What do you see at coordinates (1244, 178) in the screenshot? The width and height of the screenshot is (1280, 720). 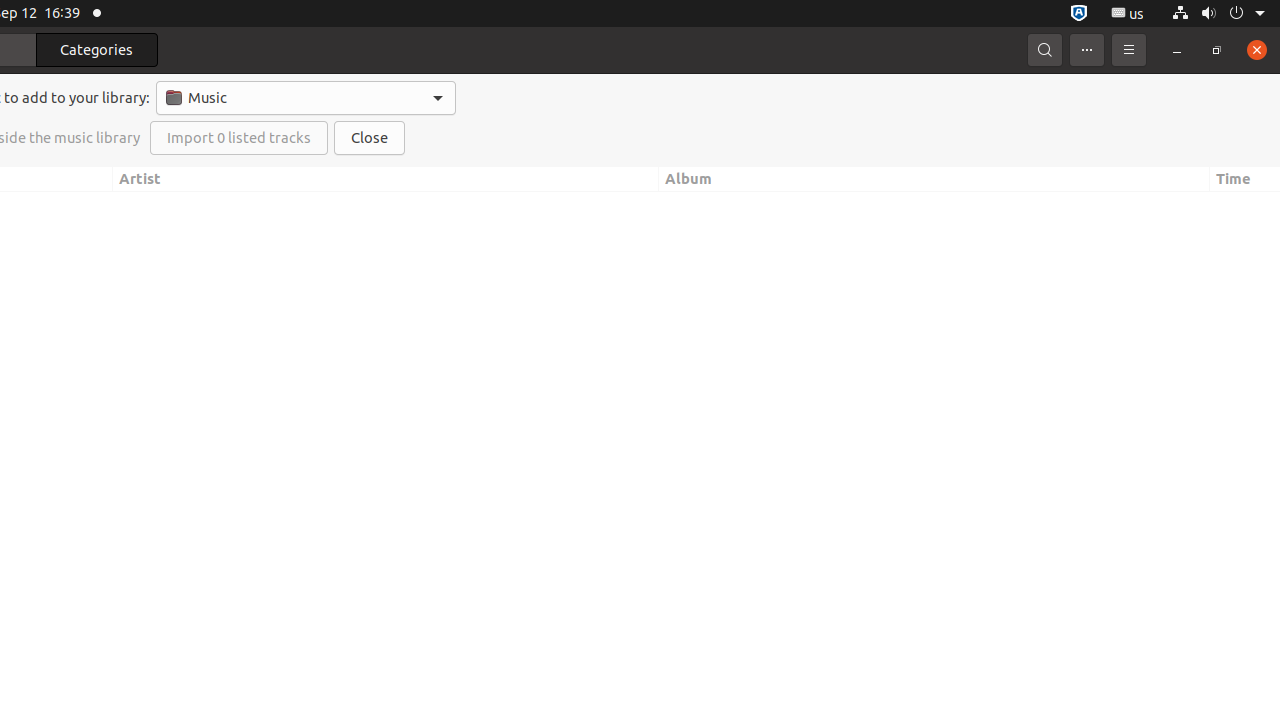 I see `'Time'` at bounding box center [1244, 178].